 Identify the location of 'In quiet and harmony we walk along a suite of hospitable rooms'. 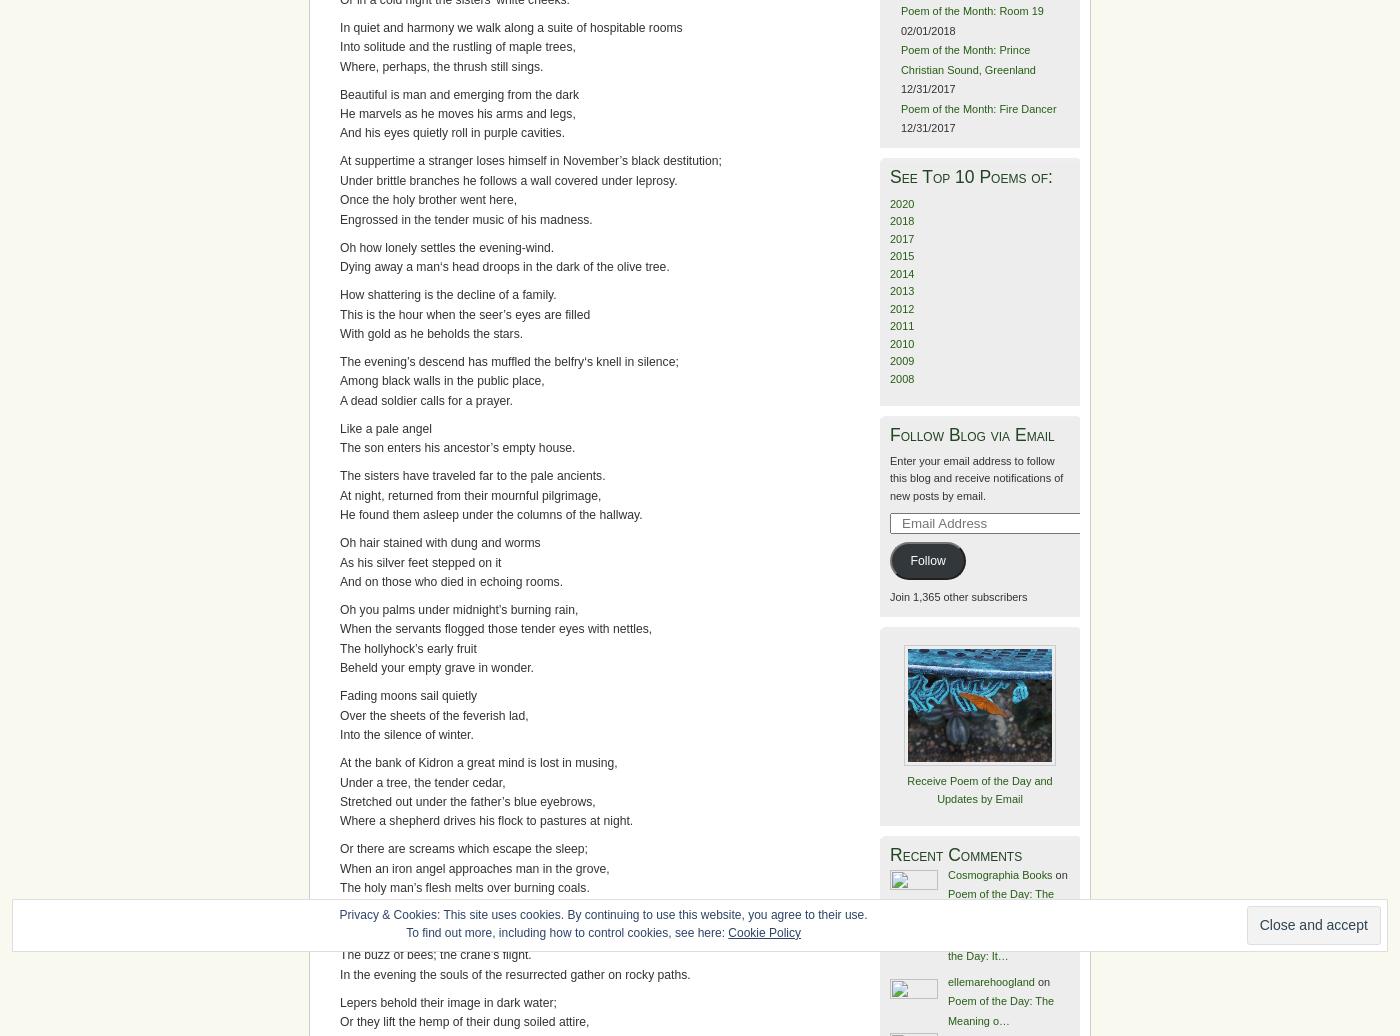
(511, 27).